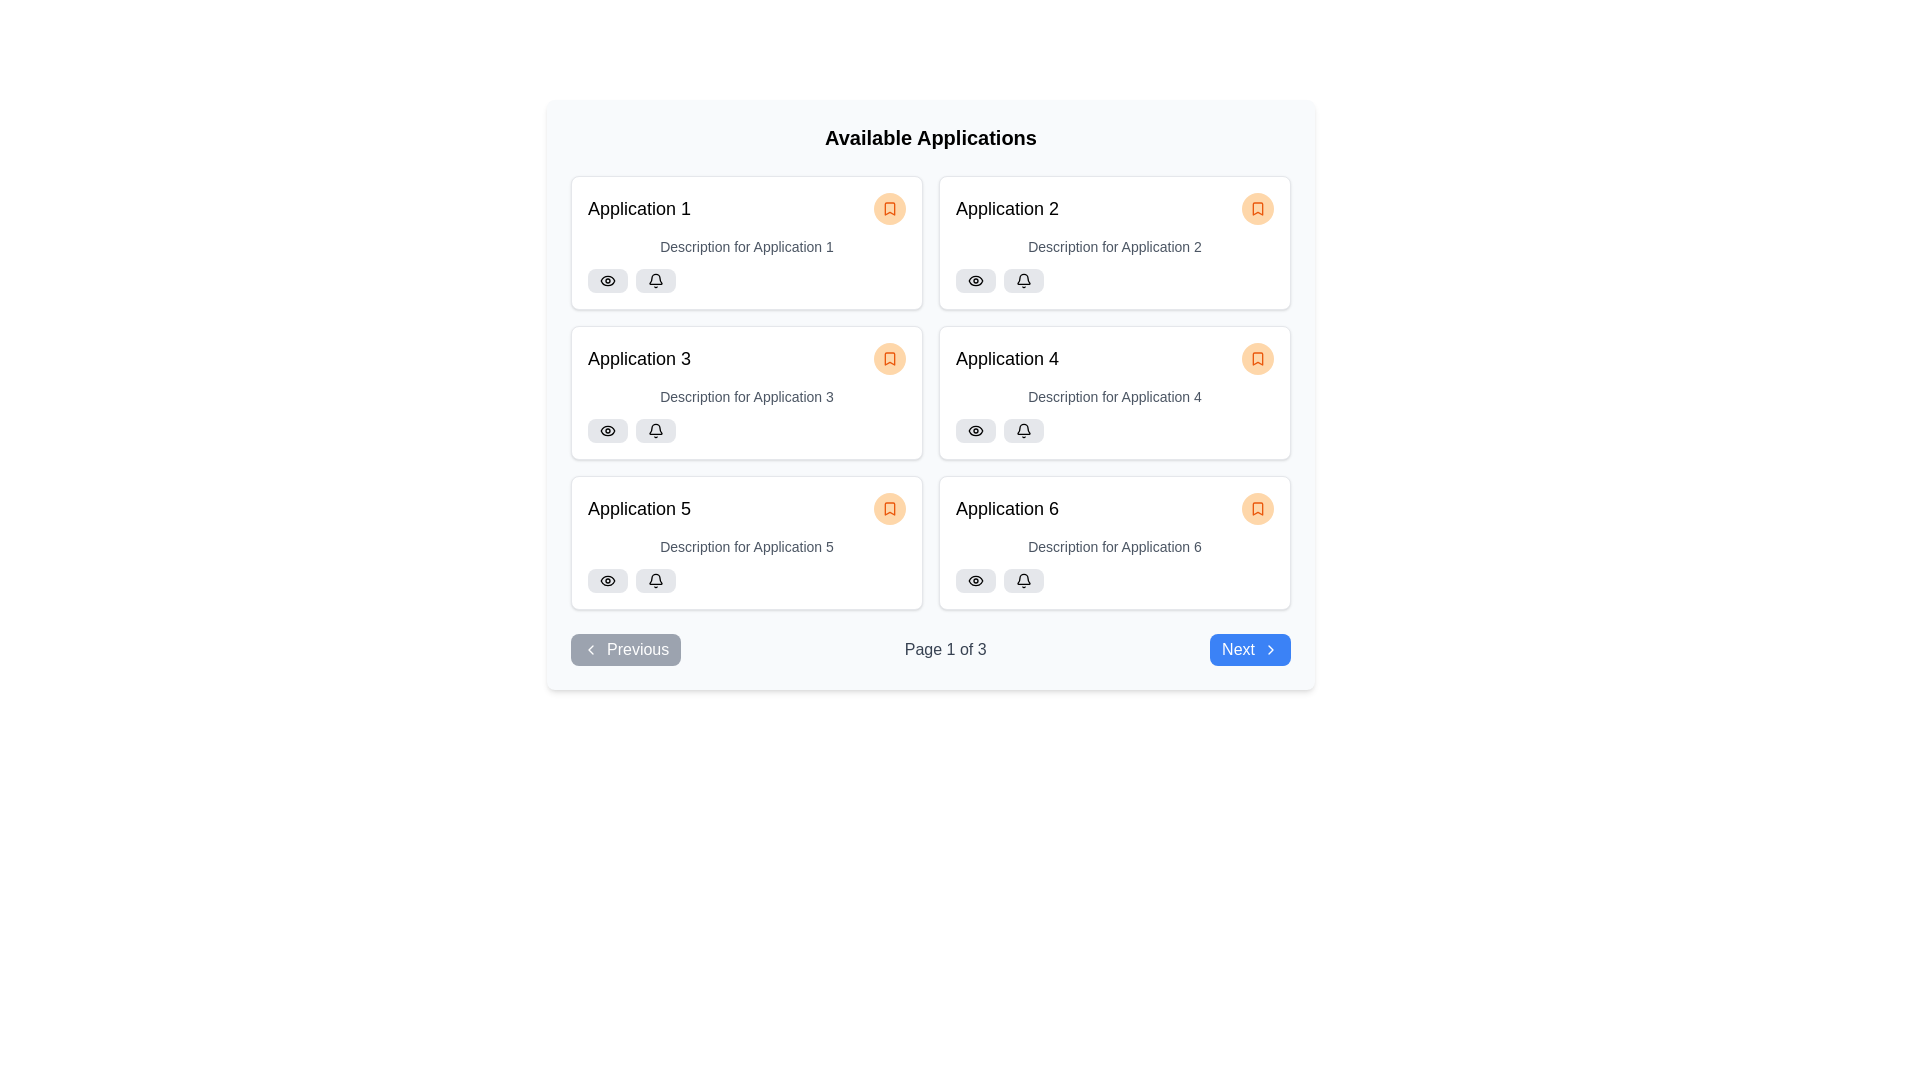 Image resolution: width=1920 pixels, height=1080 pixels. I want to click on the orange bookmark icon located at the top-right corner of the 'Application 5' card, so click(888, 508).